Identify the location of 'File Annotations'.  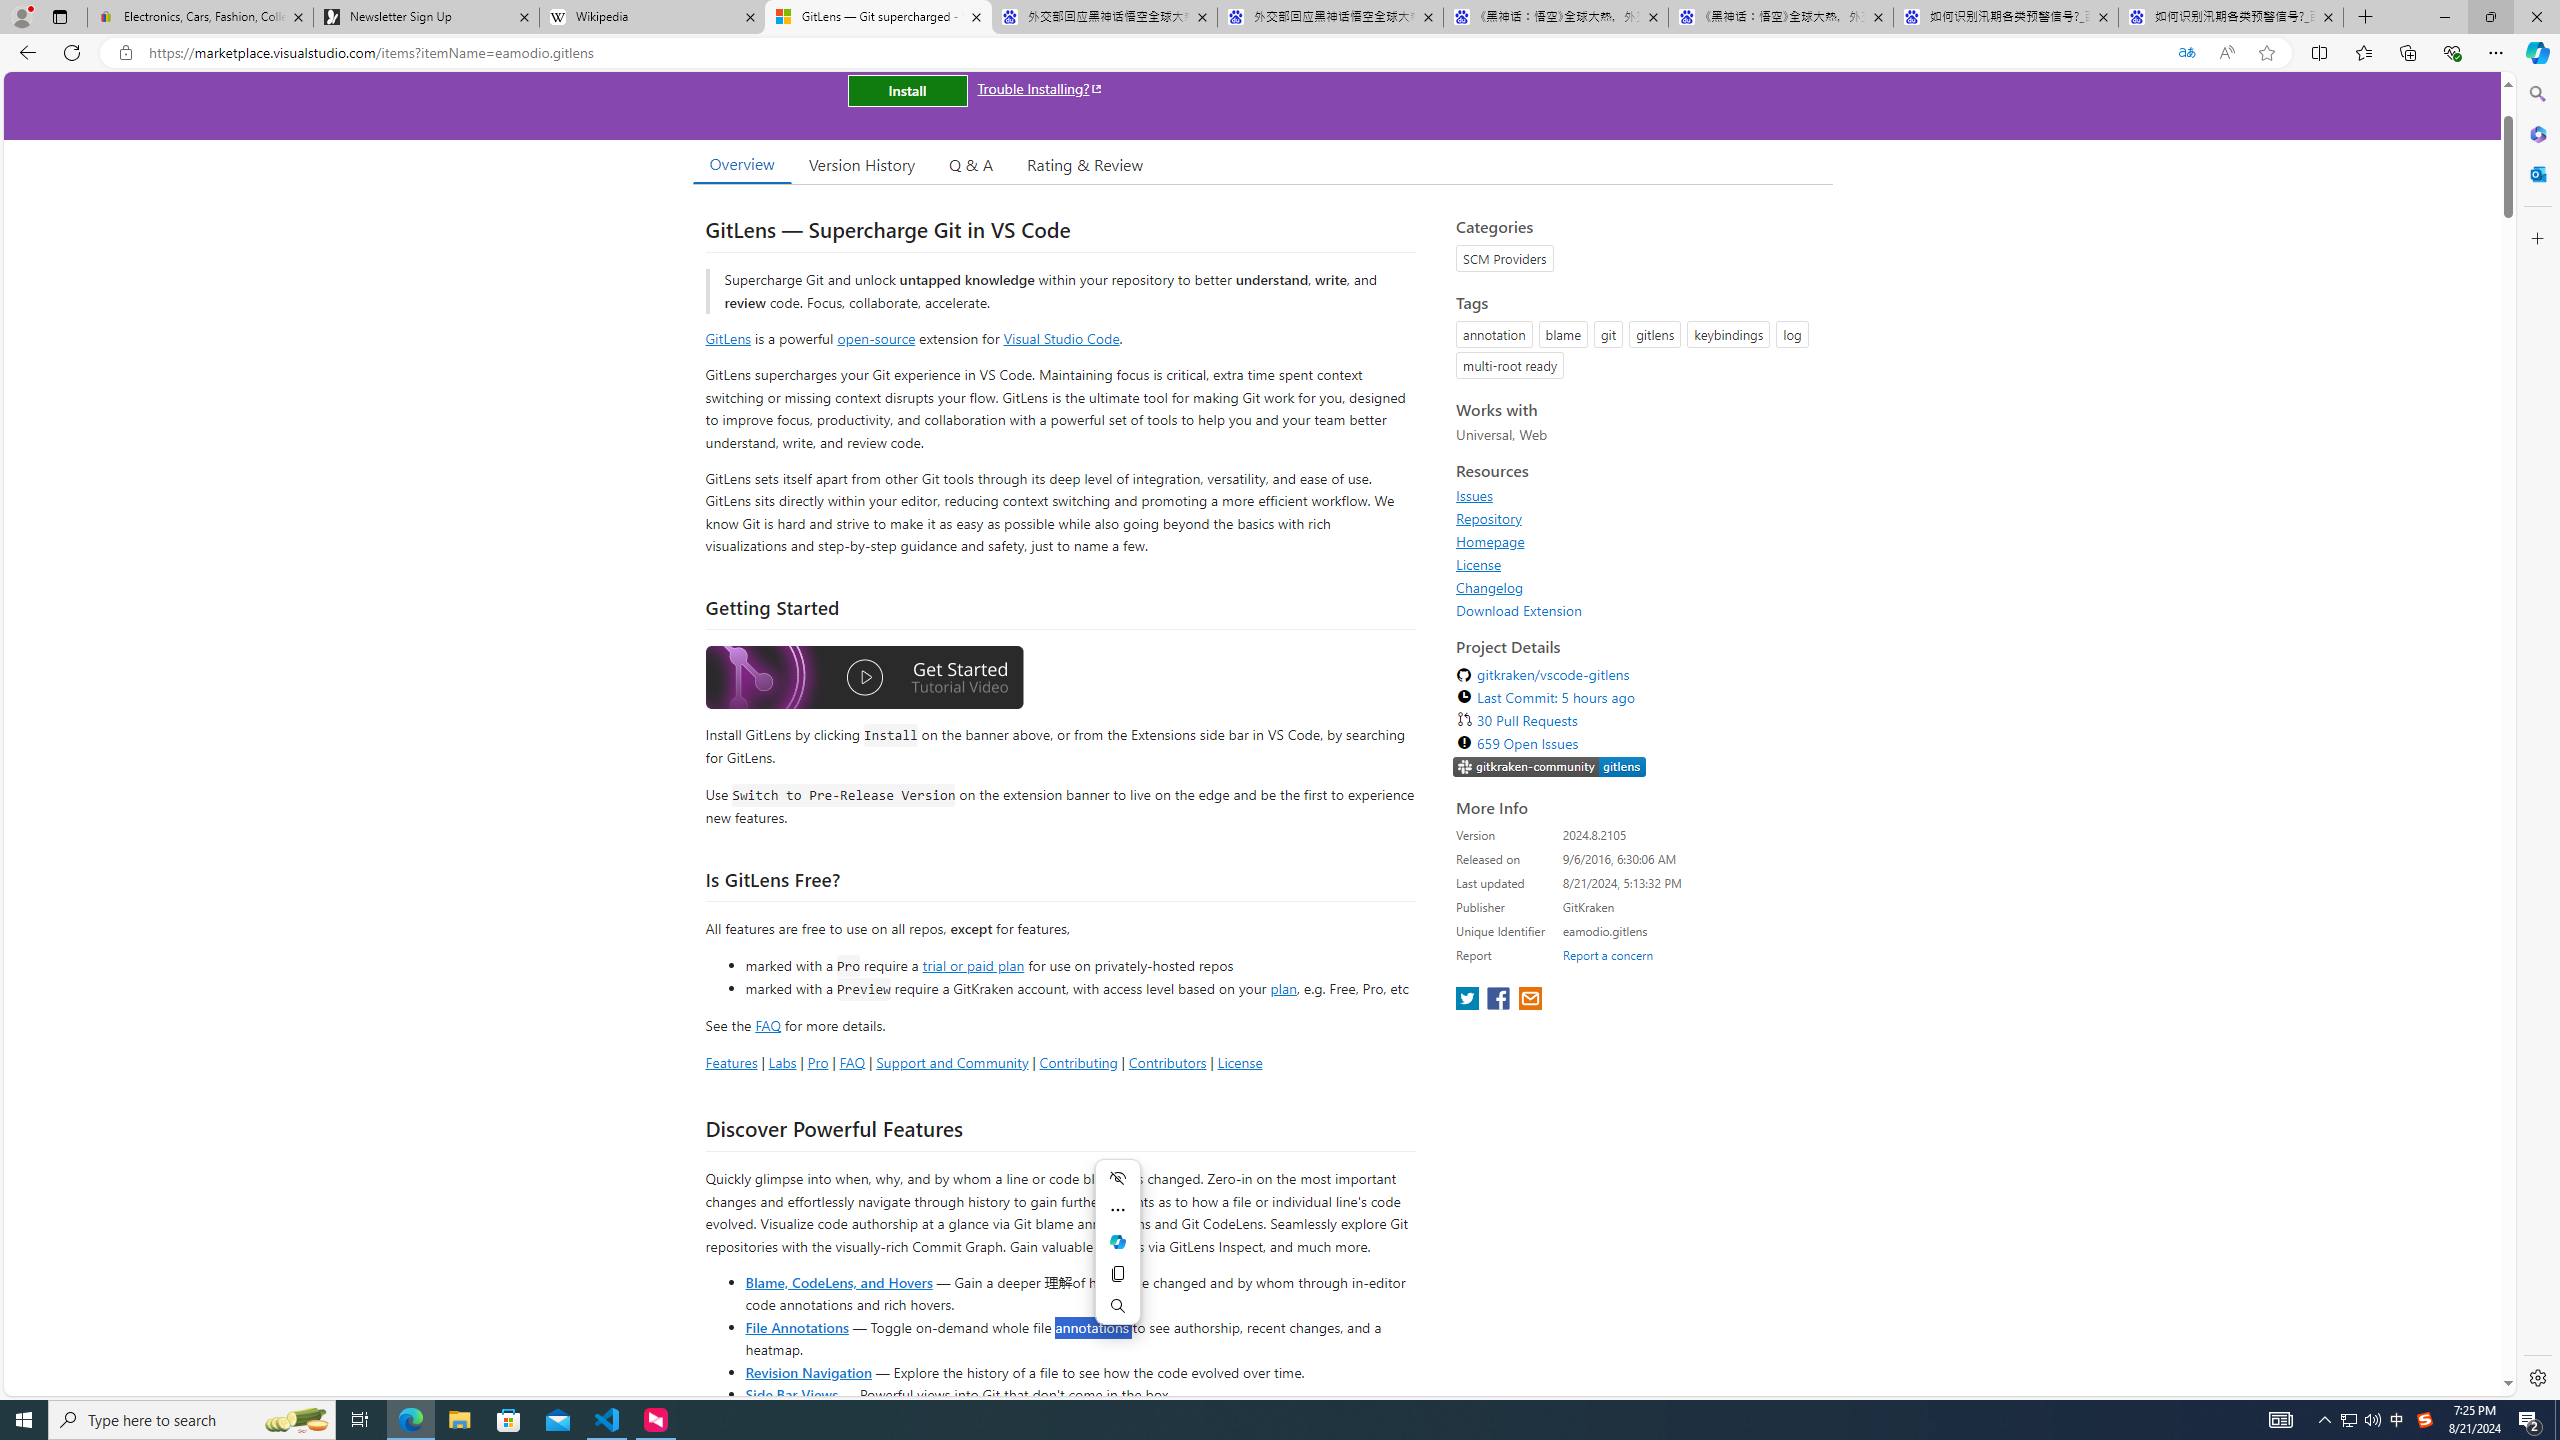
(796, 1325).